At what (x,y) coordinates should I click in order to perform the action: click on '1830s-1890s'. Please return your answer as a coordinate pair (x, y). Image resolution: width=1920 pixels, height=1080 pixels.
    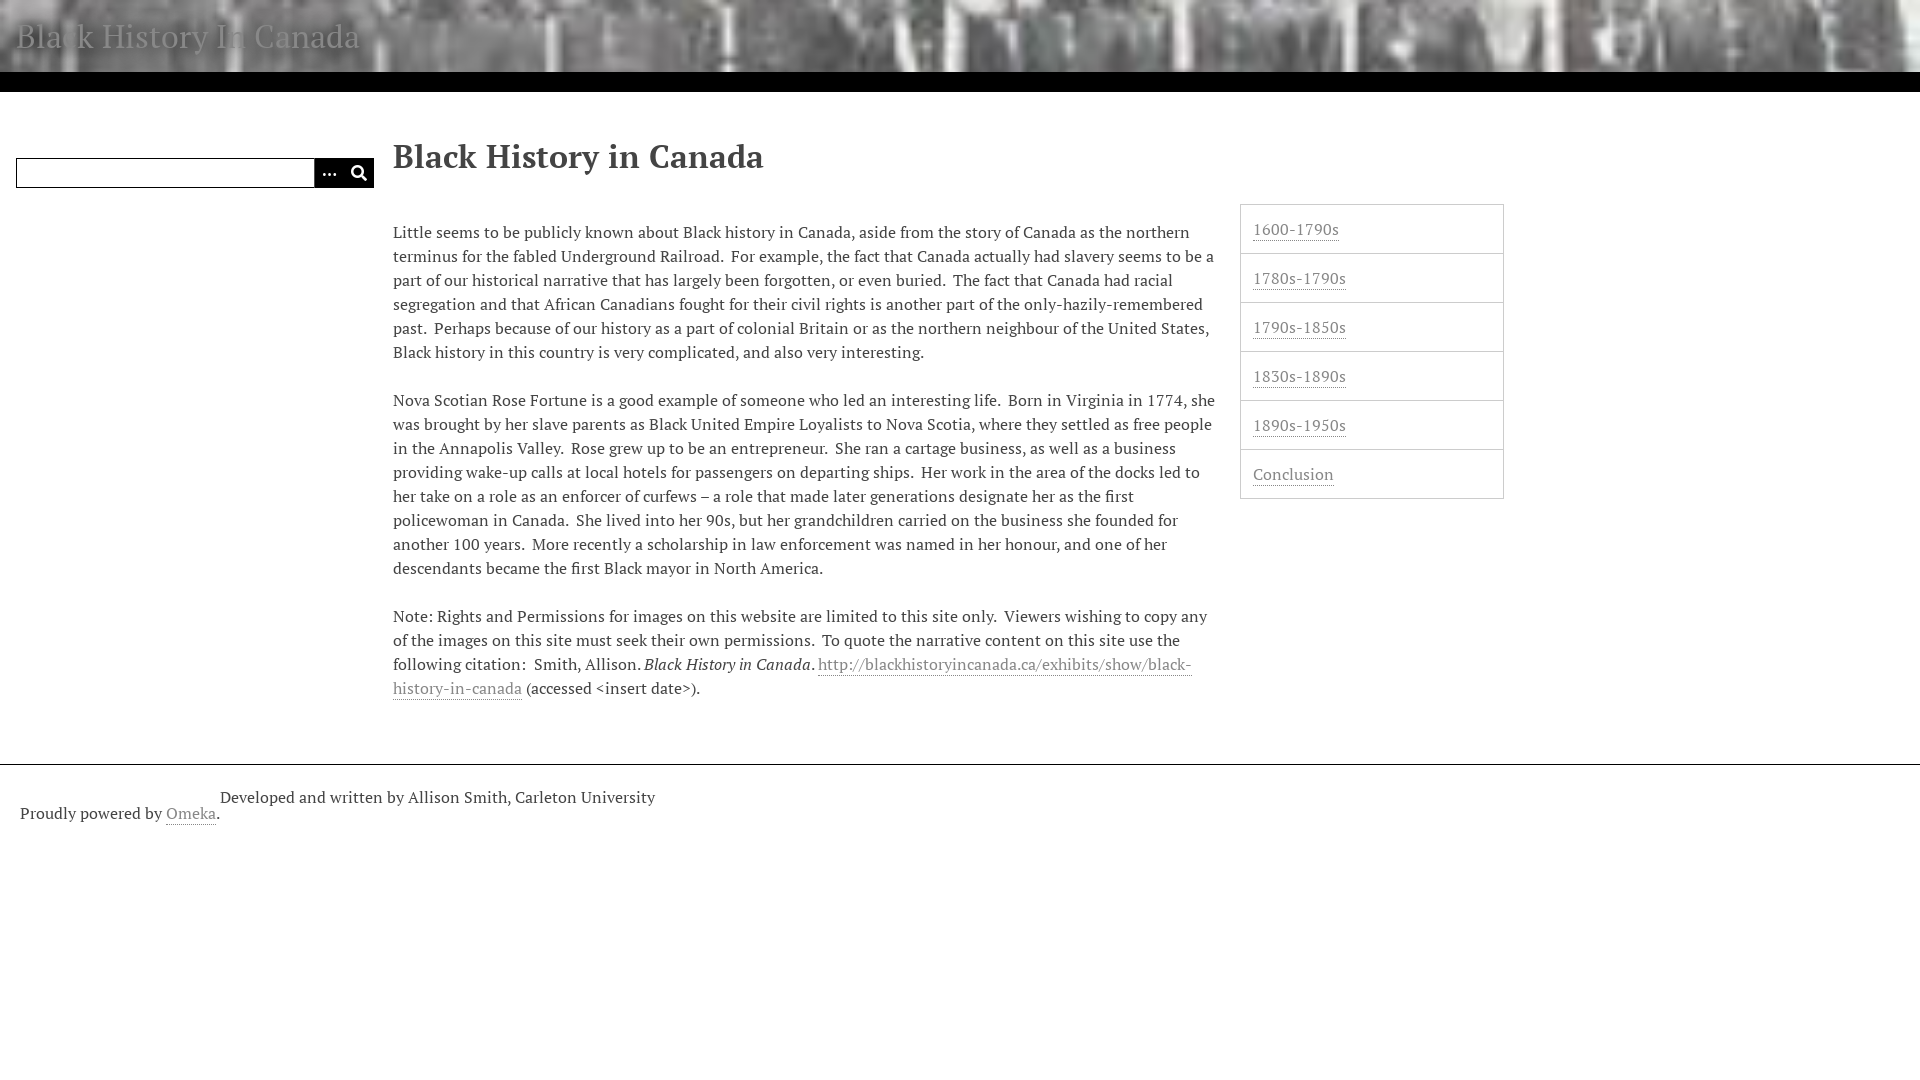
    Looking at the image, I should click on (1299, 376).